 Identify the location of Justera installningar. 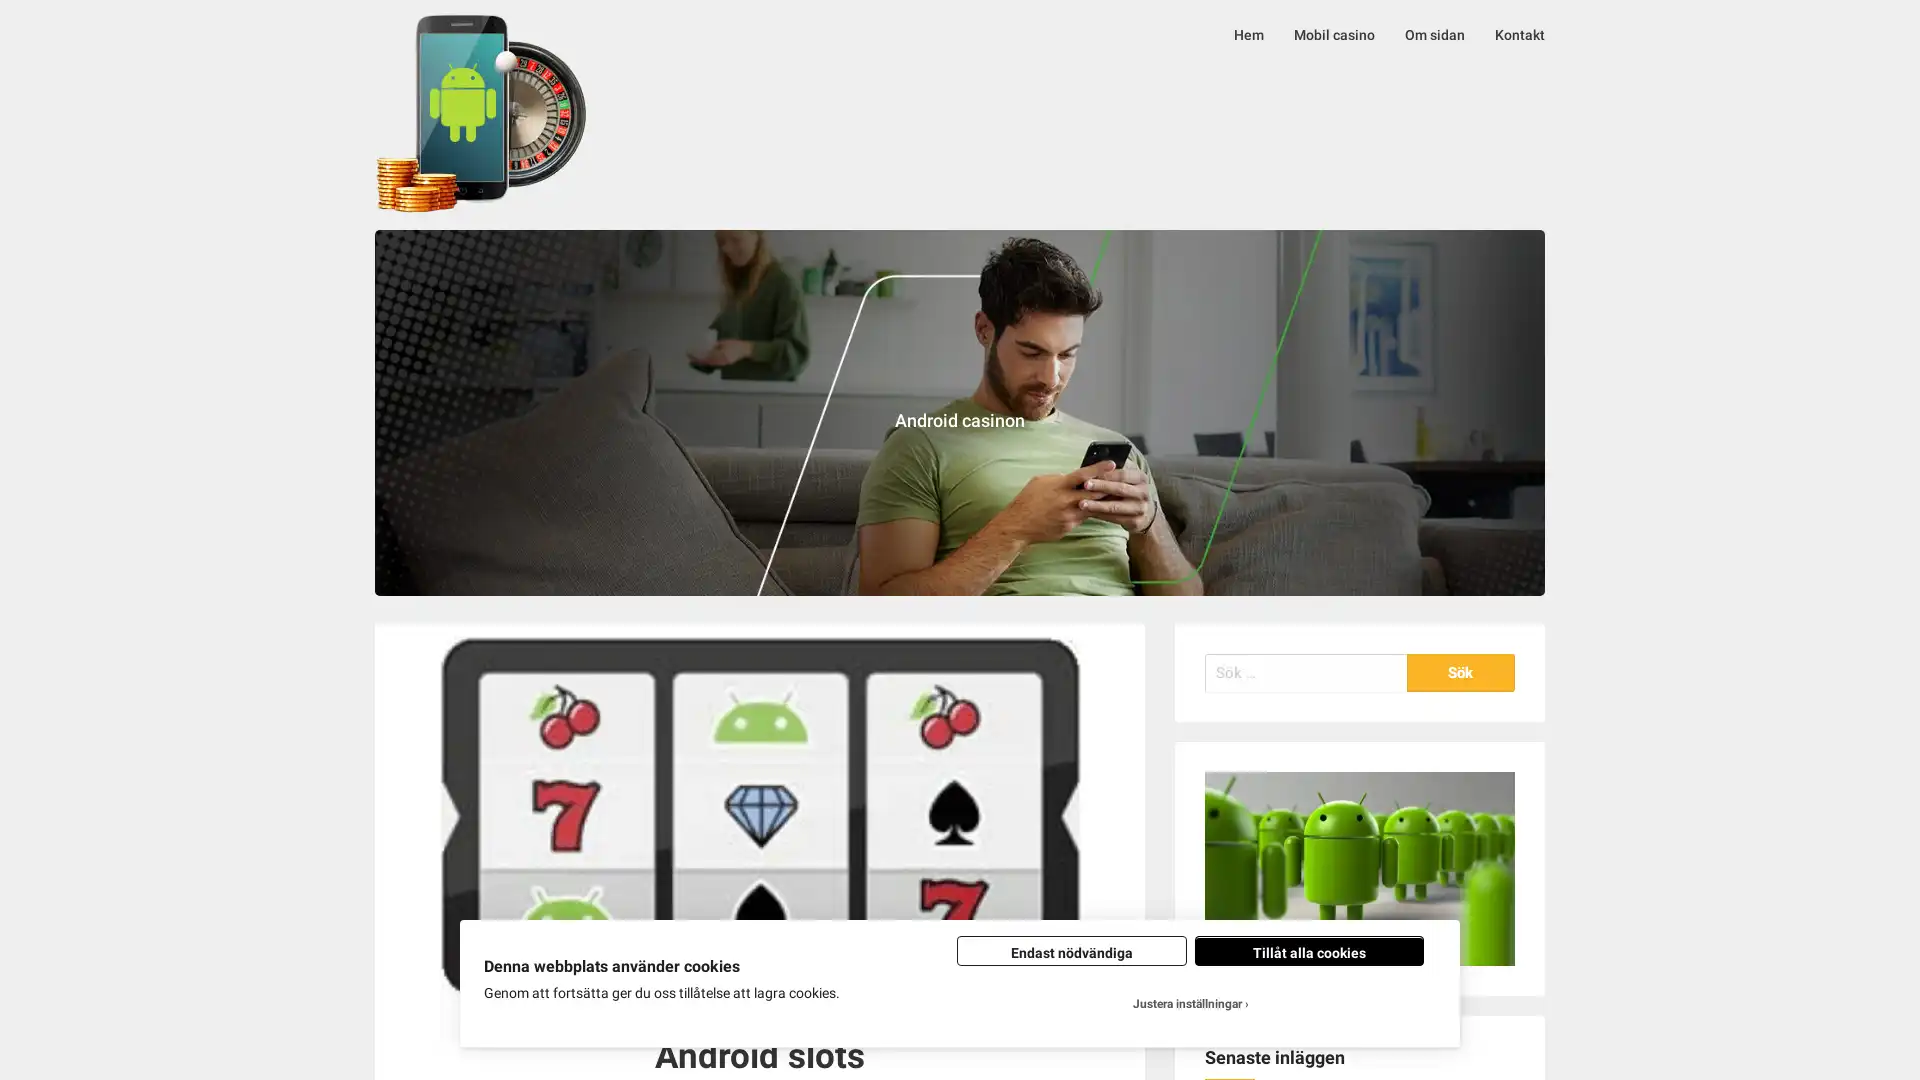
(1190, 1002).